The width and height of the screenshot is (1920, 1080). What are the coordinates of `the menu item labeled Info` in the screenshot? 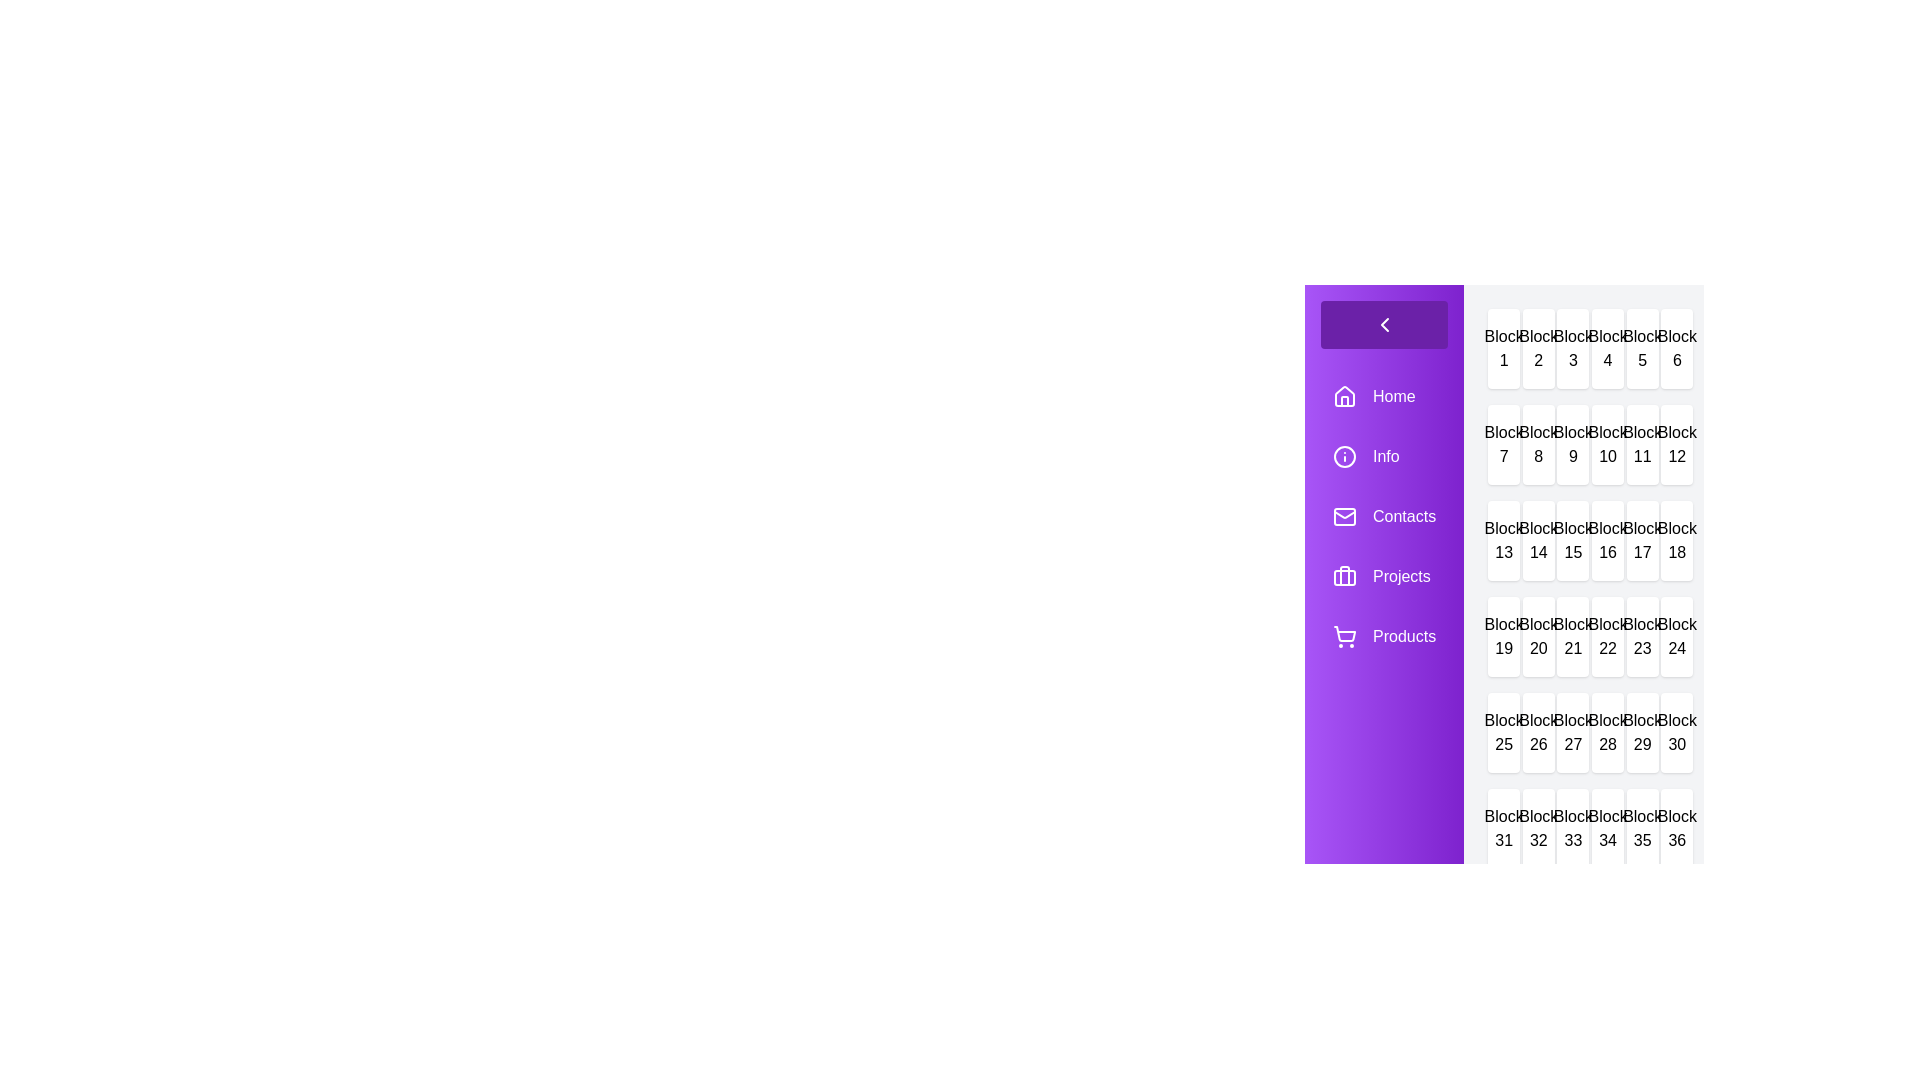 It's located at (1383, 456).